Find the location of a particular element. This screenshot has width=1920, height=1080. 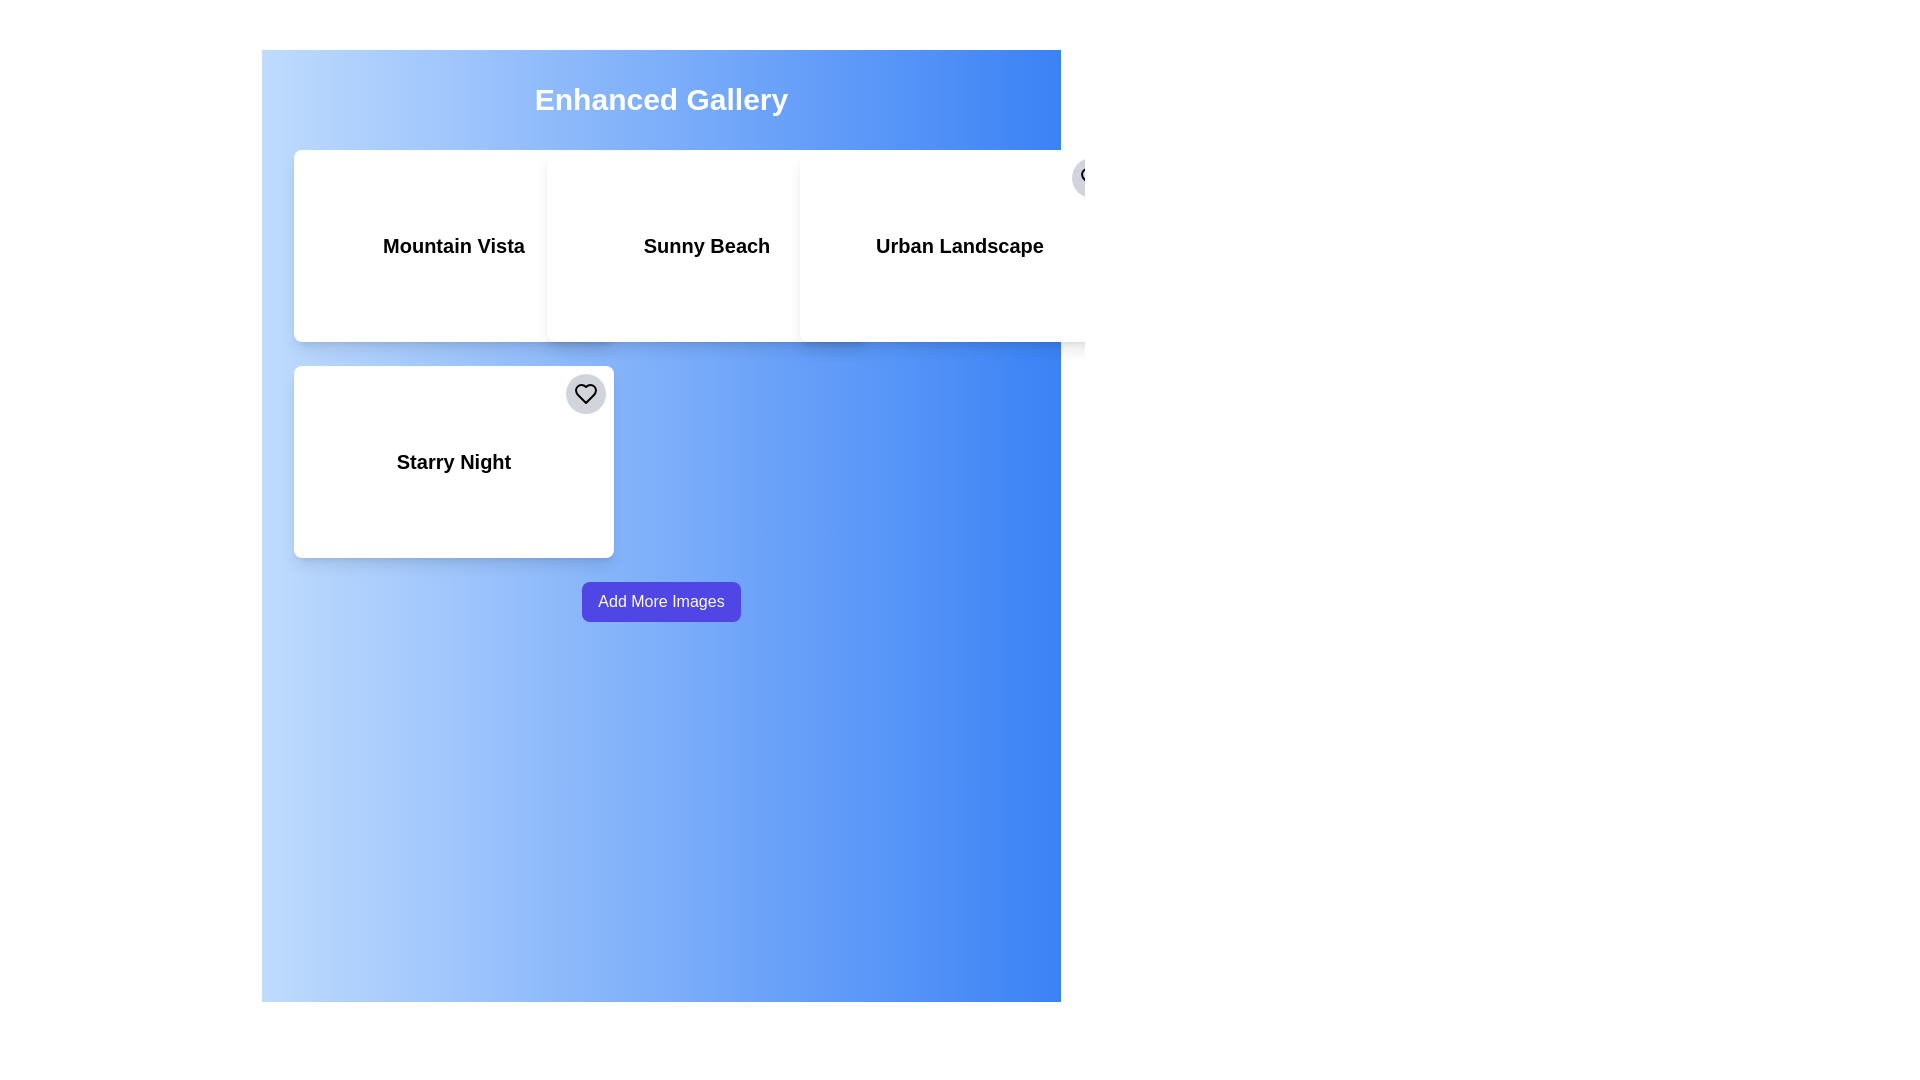

the heart icon located at the upper-right corner of the 'Starry Night' card is located at coordinates (584, 393).